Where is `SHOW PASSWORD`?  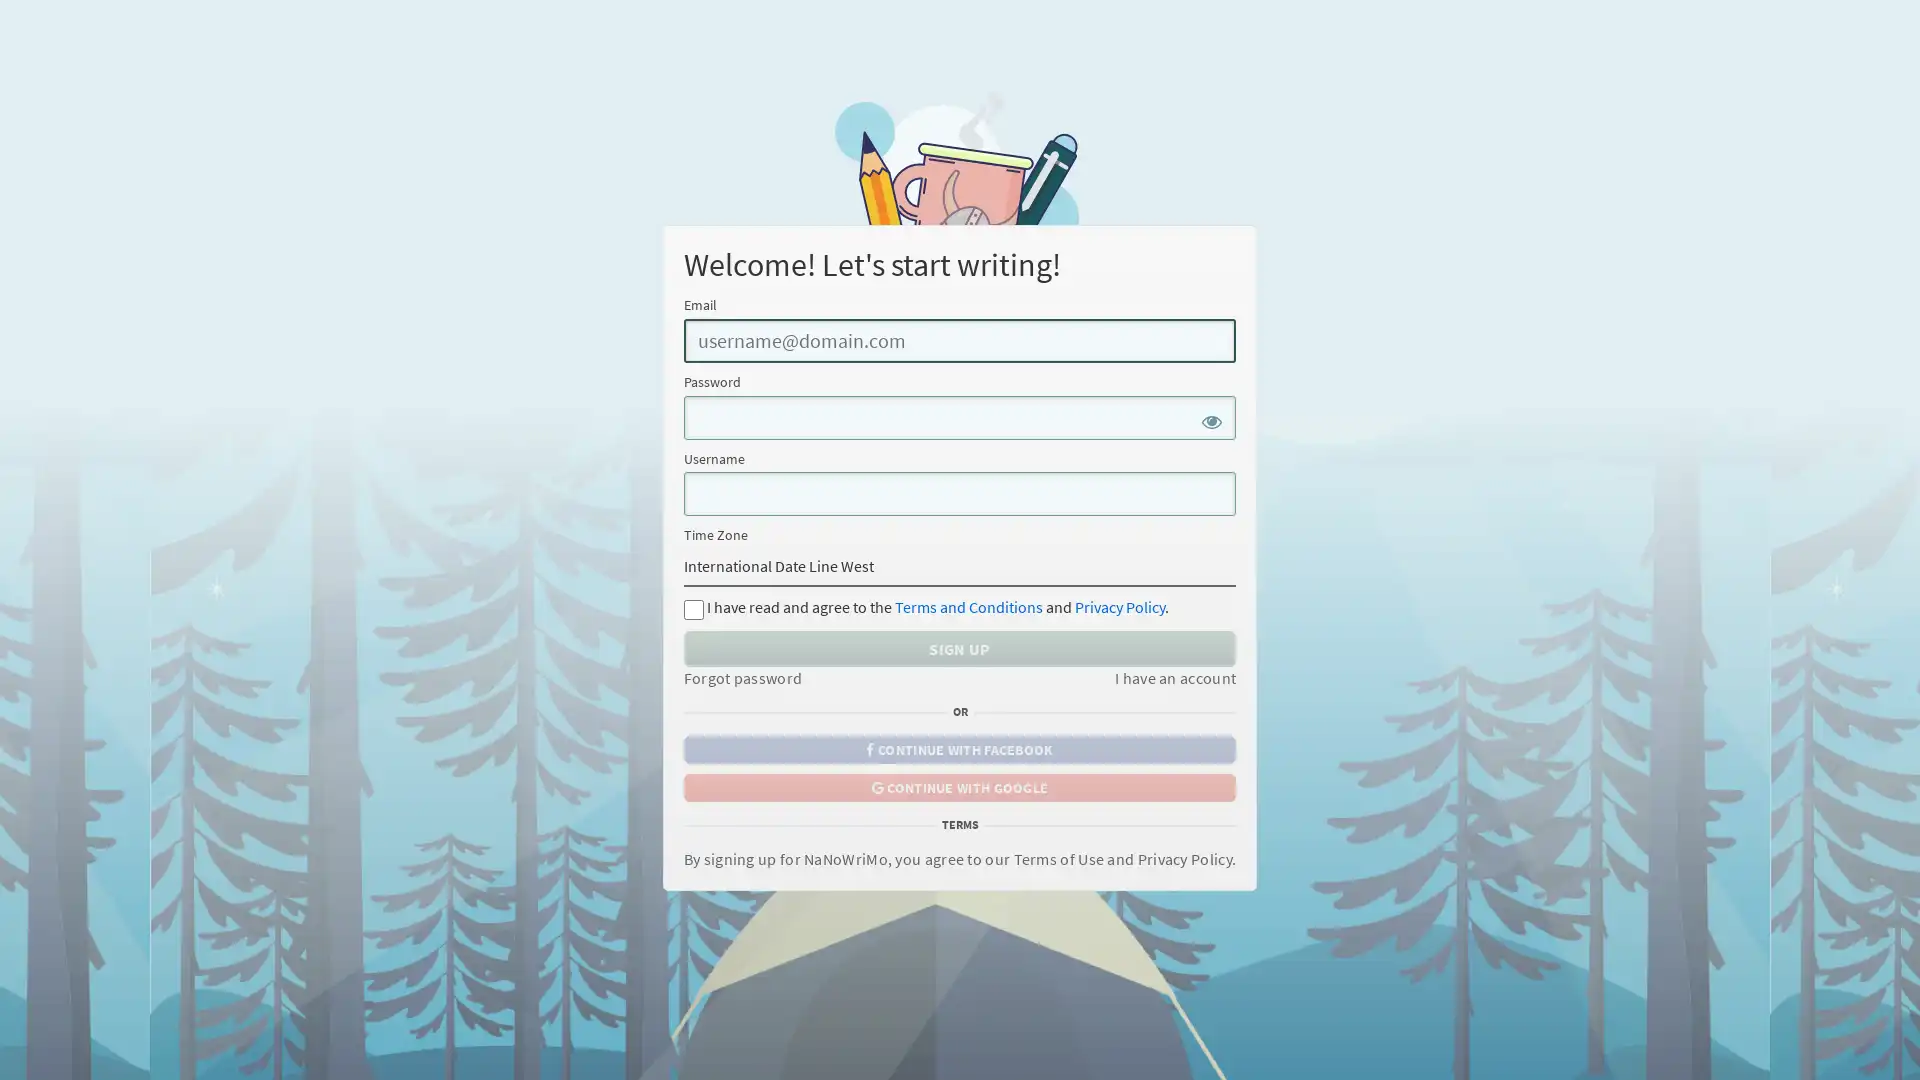
SHOW PASSWORD is located at coordinates (1214, 419).